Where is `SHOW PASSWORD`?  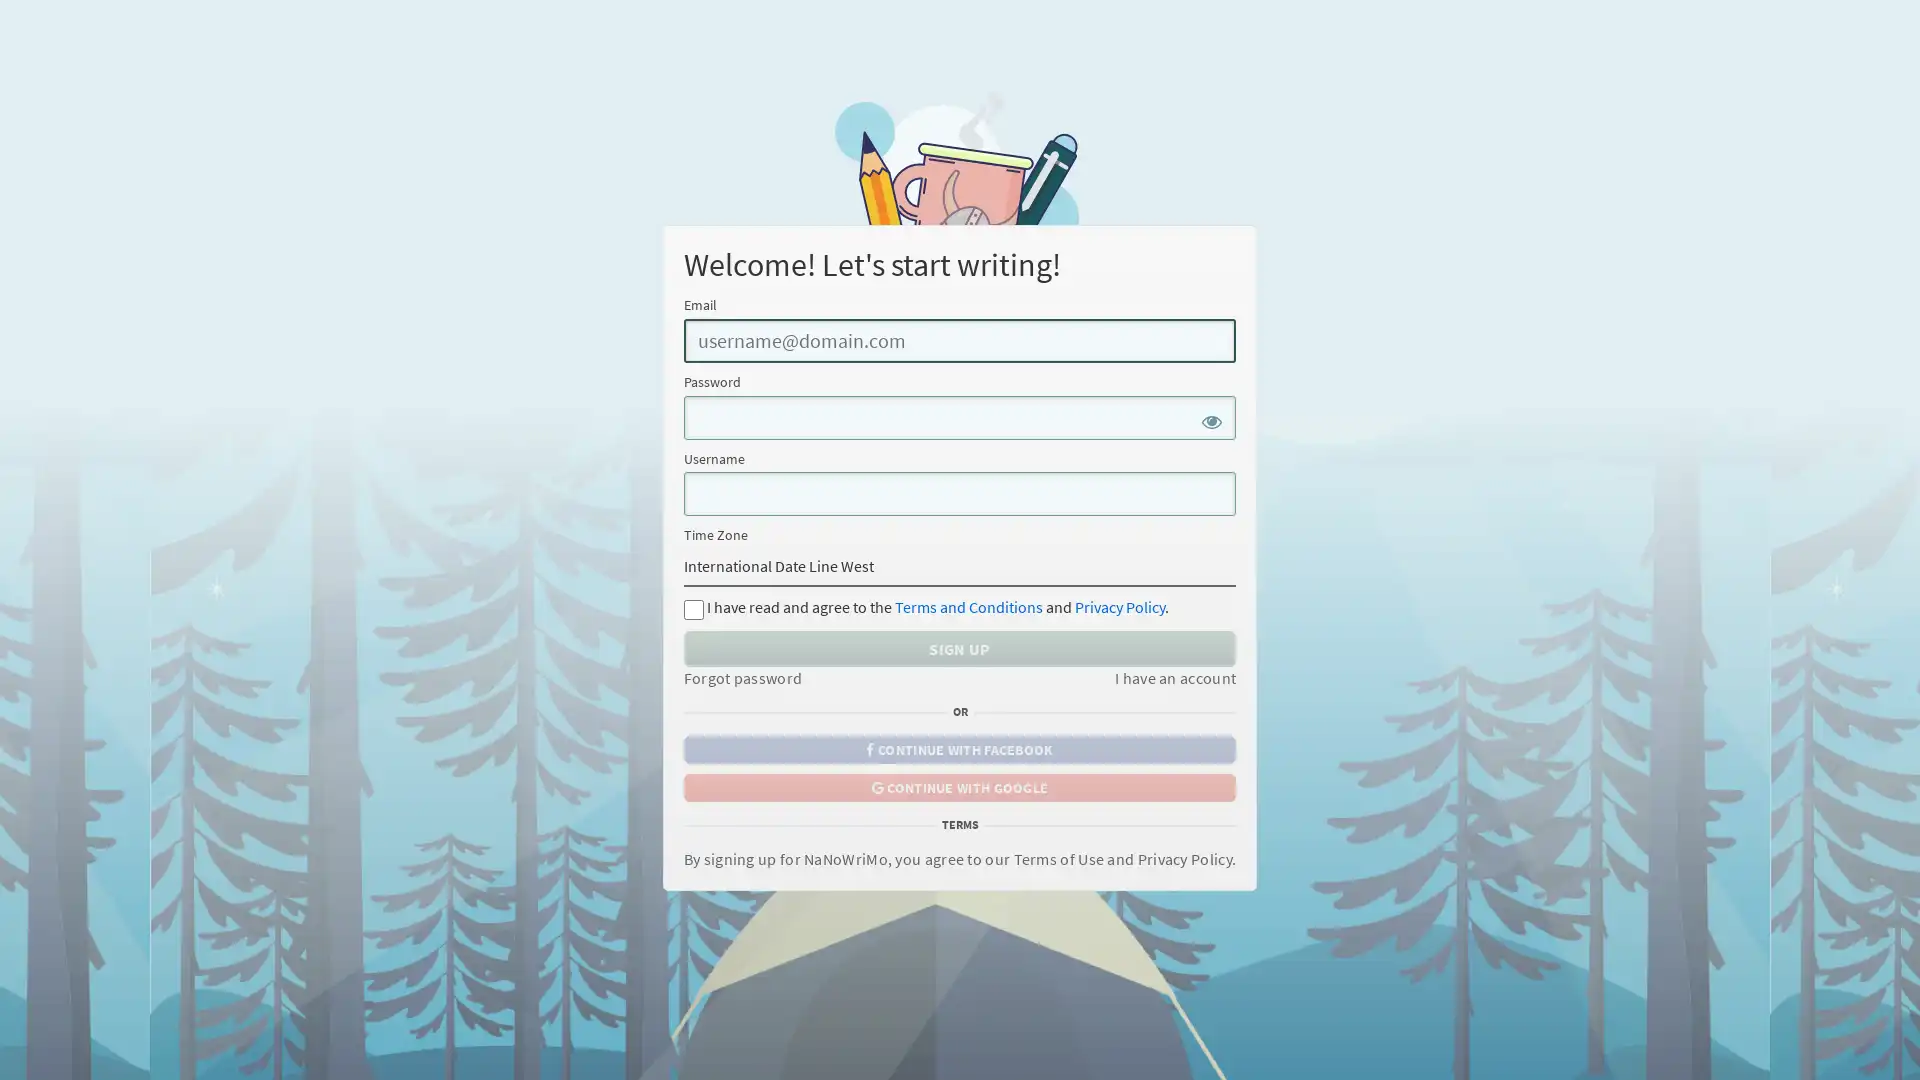
SHOW PASSWORD is located at coordinates (1214, 419).